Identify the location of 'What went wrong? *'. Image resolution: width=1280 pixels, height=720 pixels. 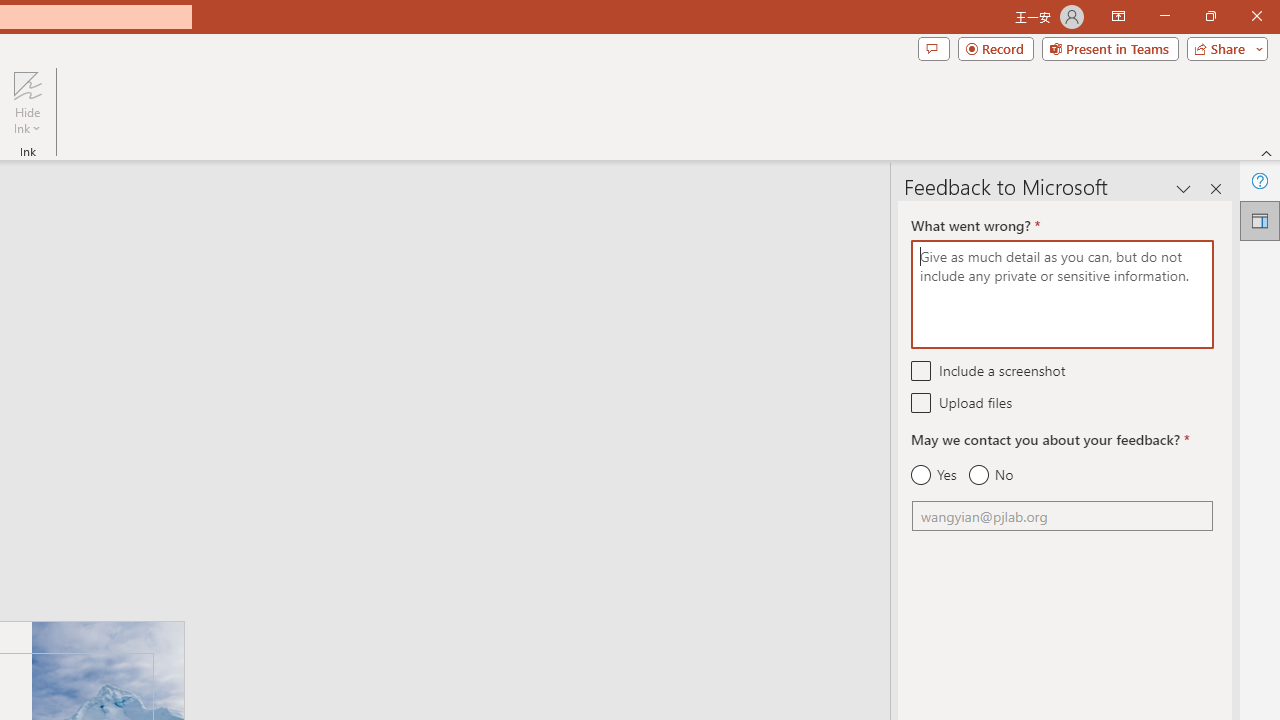
(1061, 294).